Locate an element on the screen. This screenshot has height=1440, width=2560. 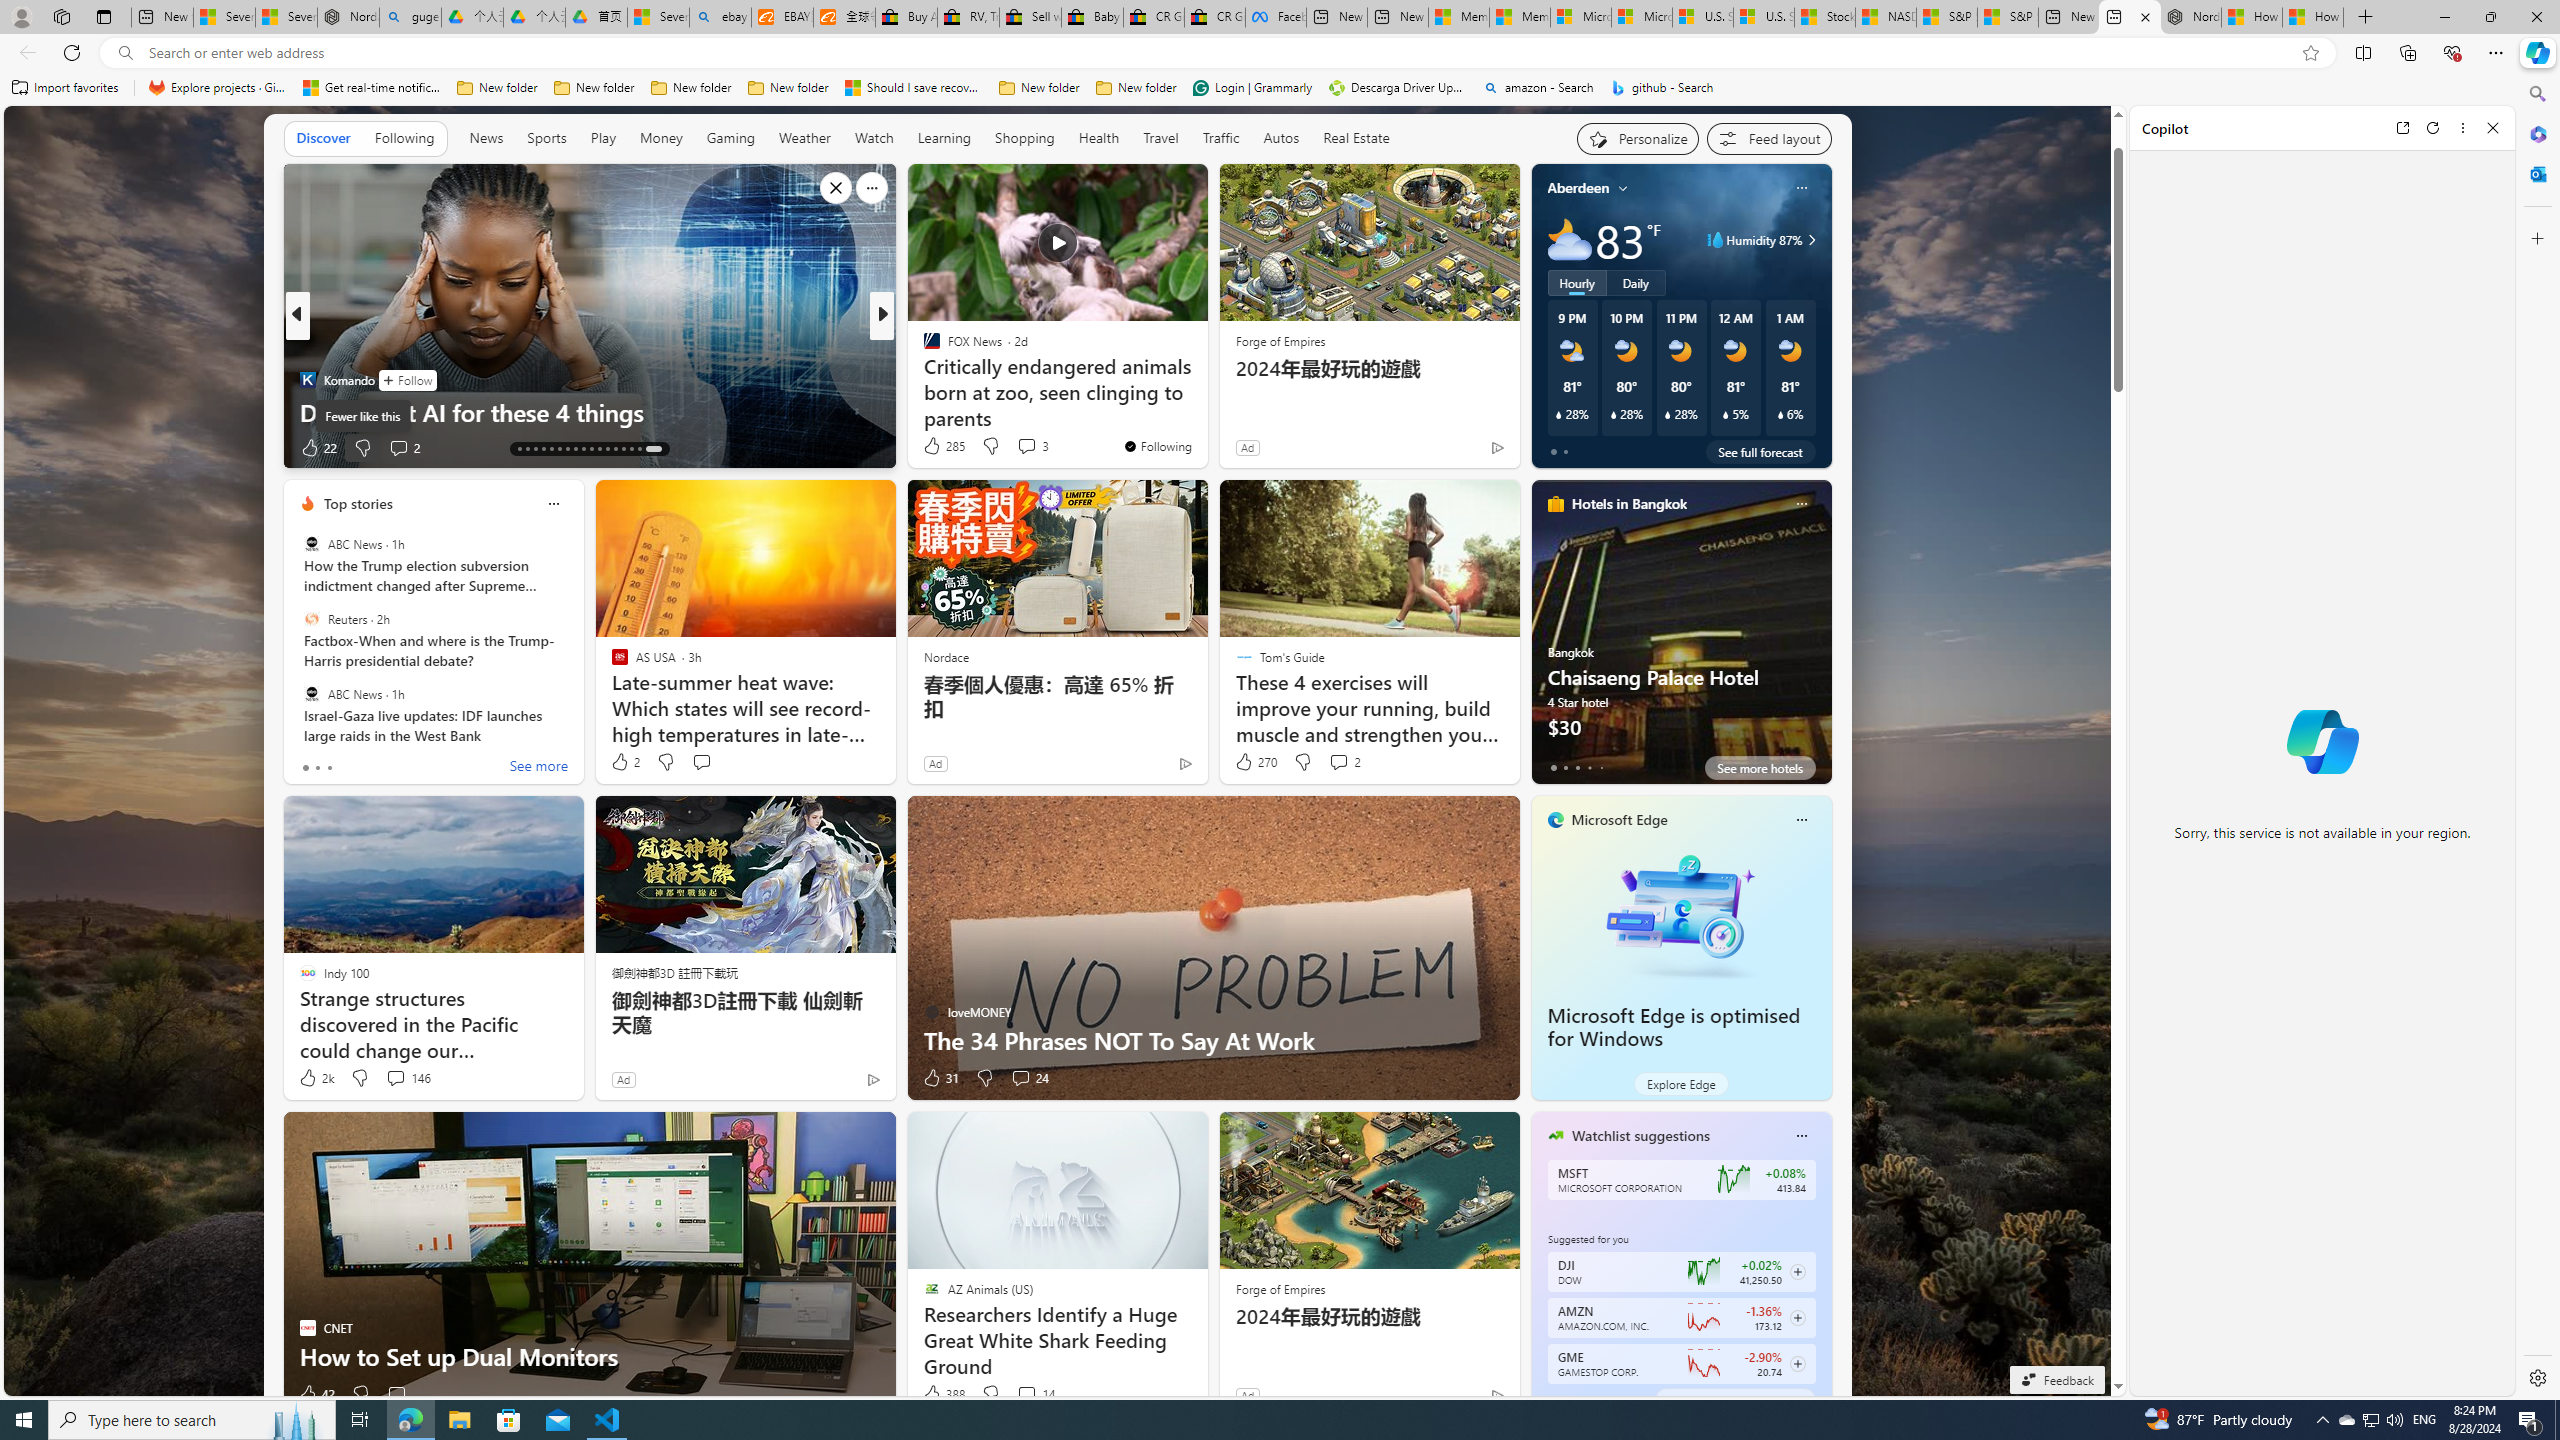
'Weather' is located at coordinates (804, 138).